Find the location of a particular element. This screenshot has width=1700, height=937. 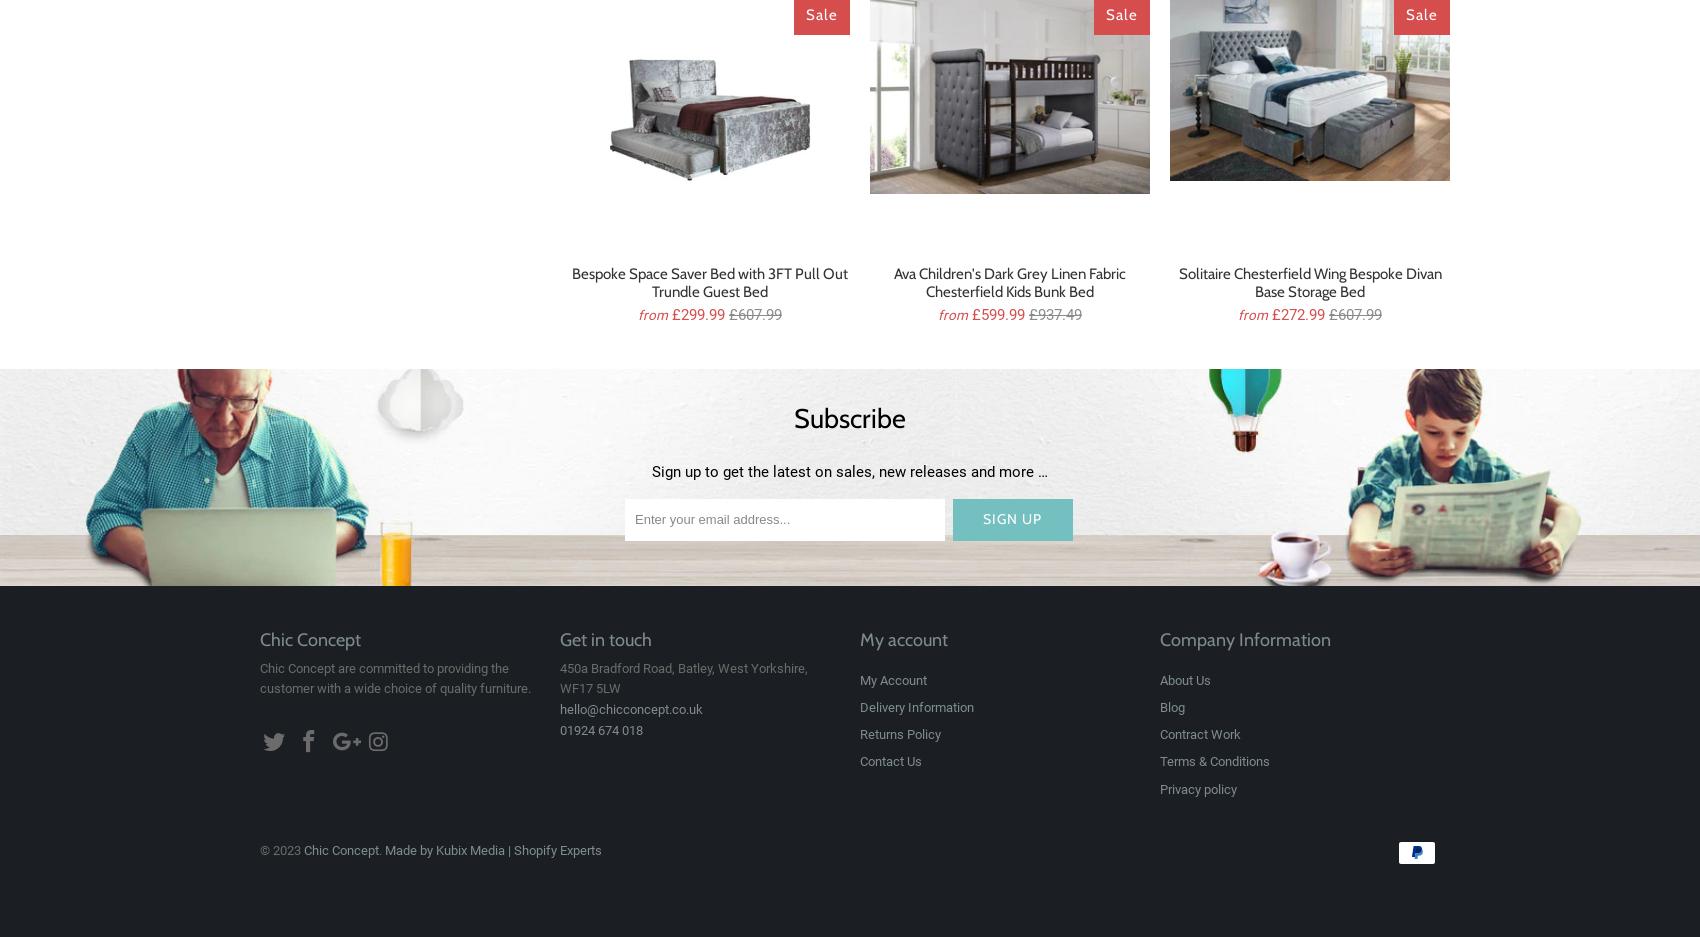

'My account' is located at coordinates (904, 639).